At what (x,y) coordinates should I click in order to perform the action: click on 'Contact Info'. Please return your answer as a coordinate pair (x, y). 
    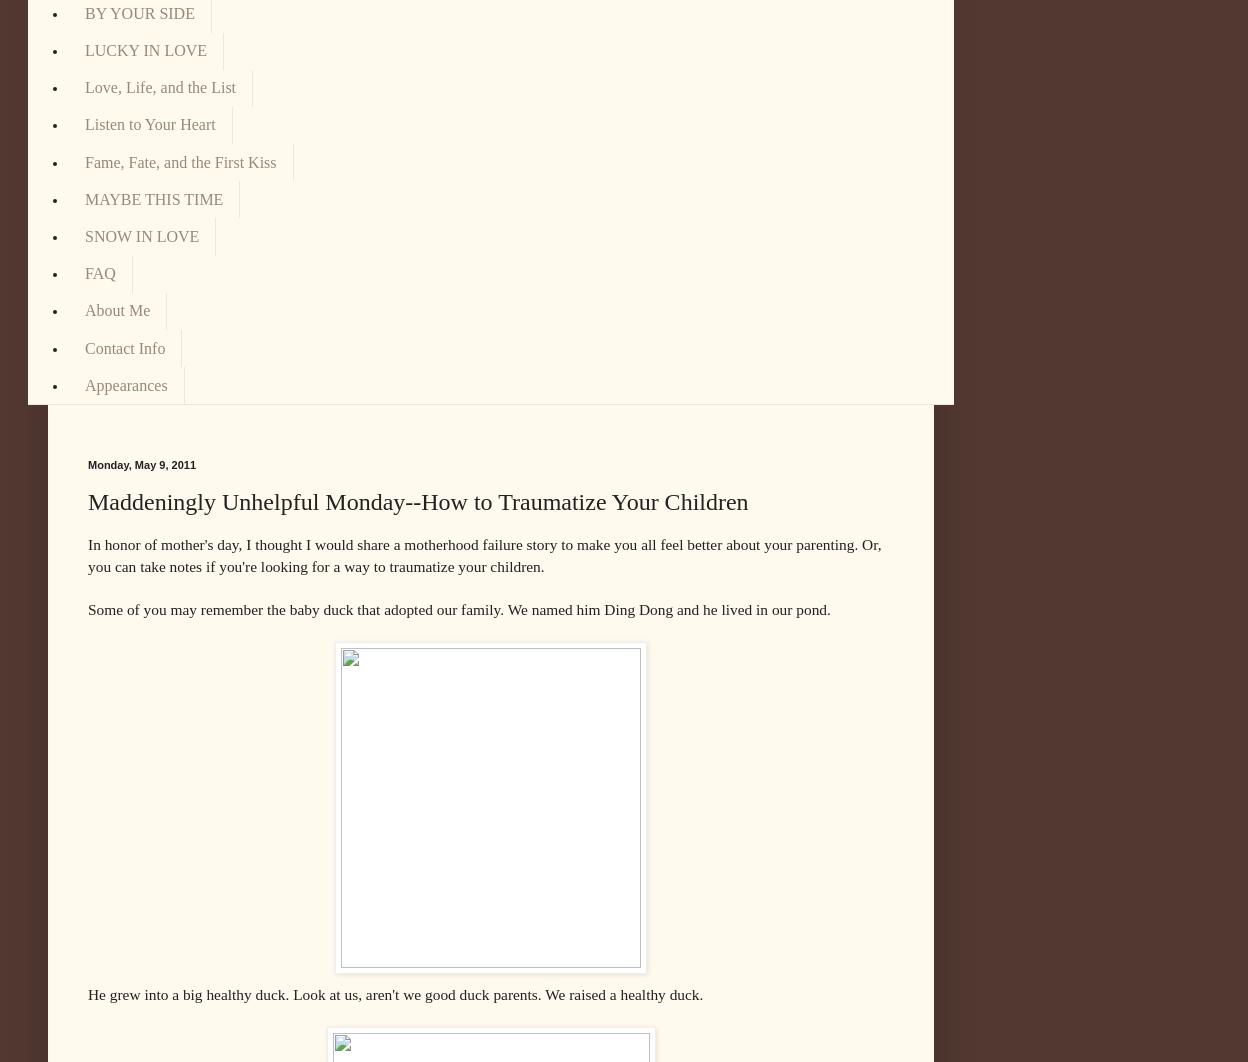
    Looking at the image, I should click on (125, 346).